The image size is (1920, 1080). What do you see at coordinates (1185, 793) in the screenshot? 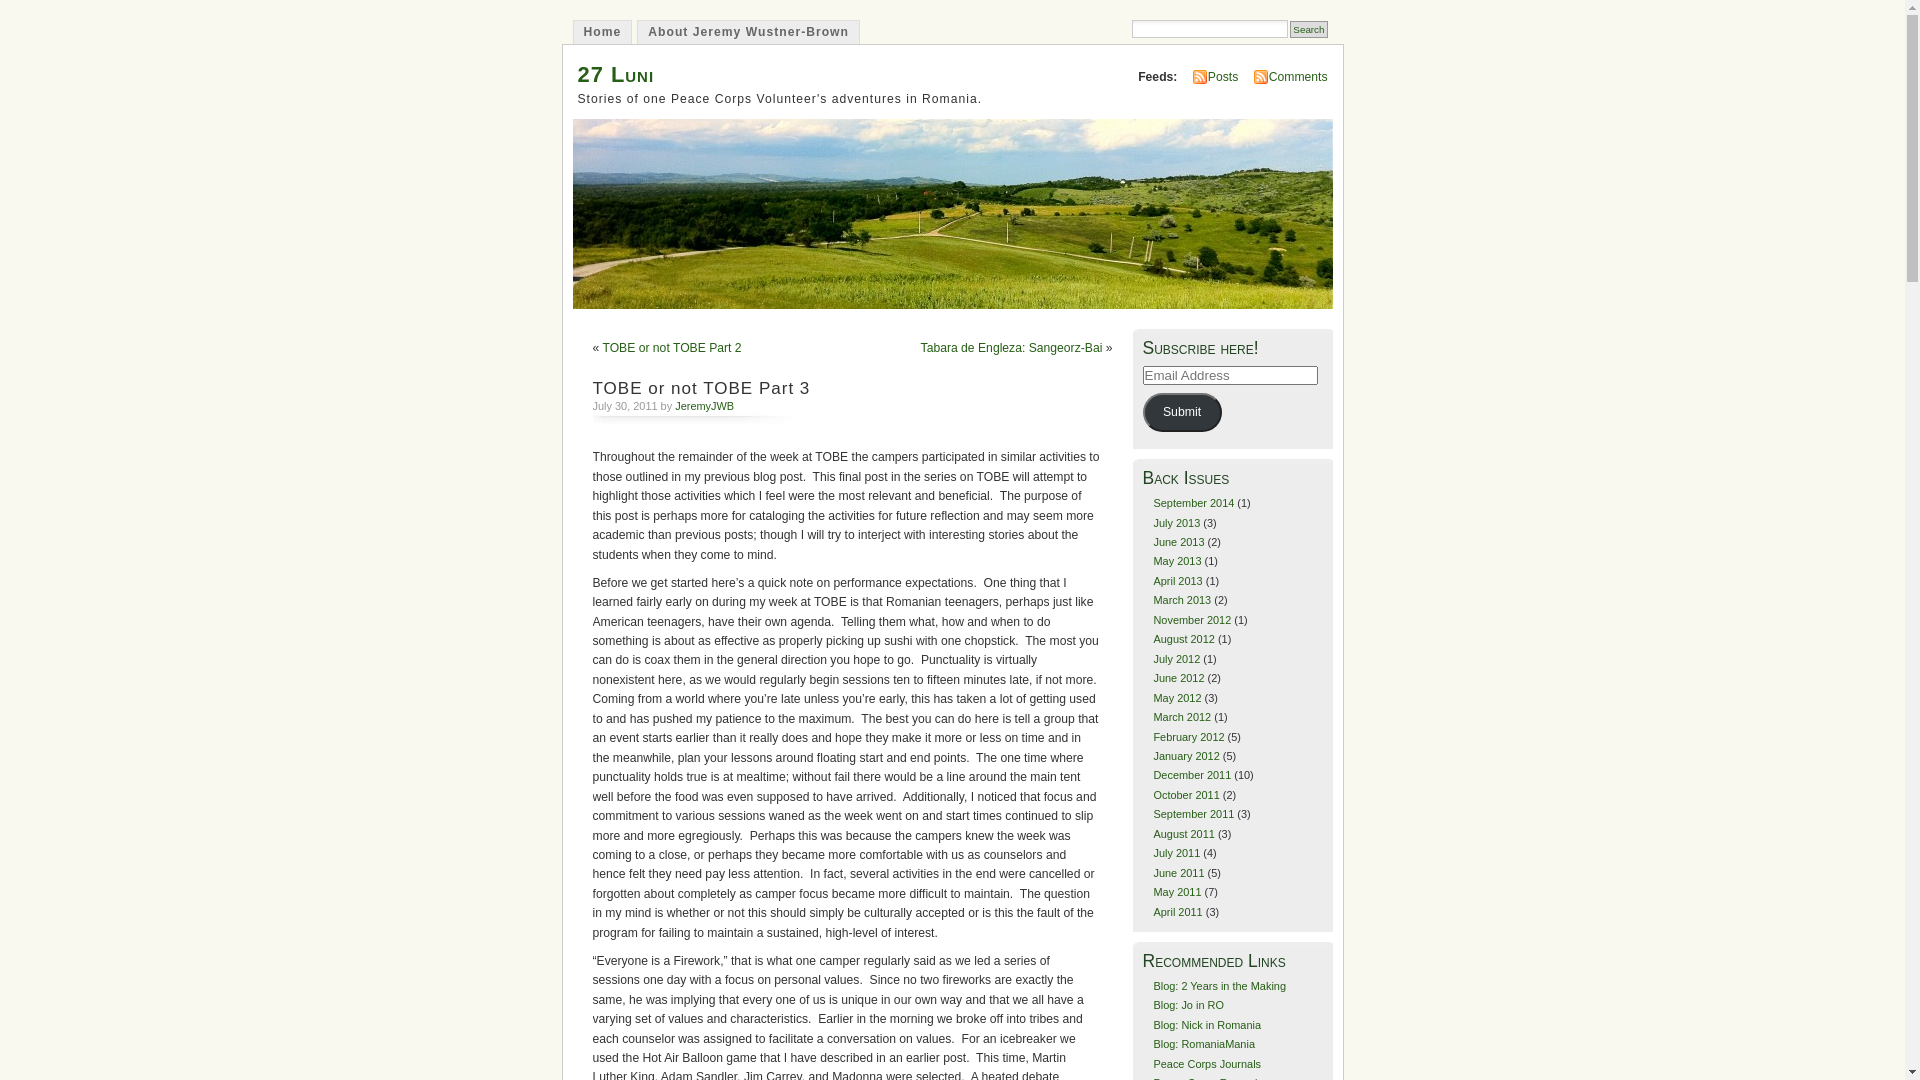
I see `'October 2011'` at bounding box center [1185, 793].